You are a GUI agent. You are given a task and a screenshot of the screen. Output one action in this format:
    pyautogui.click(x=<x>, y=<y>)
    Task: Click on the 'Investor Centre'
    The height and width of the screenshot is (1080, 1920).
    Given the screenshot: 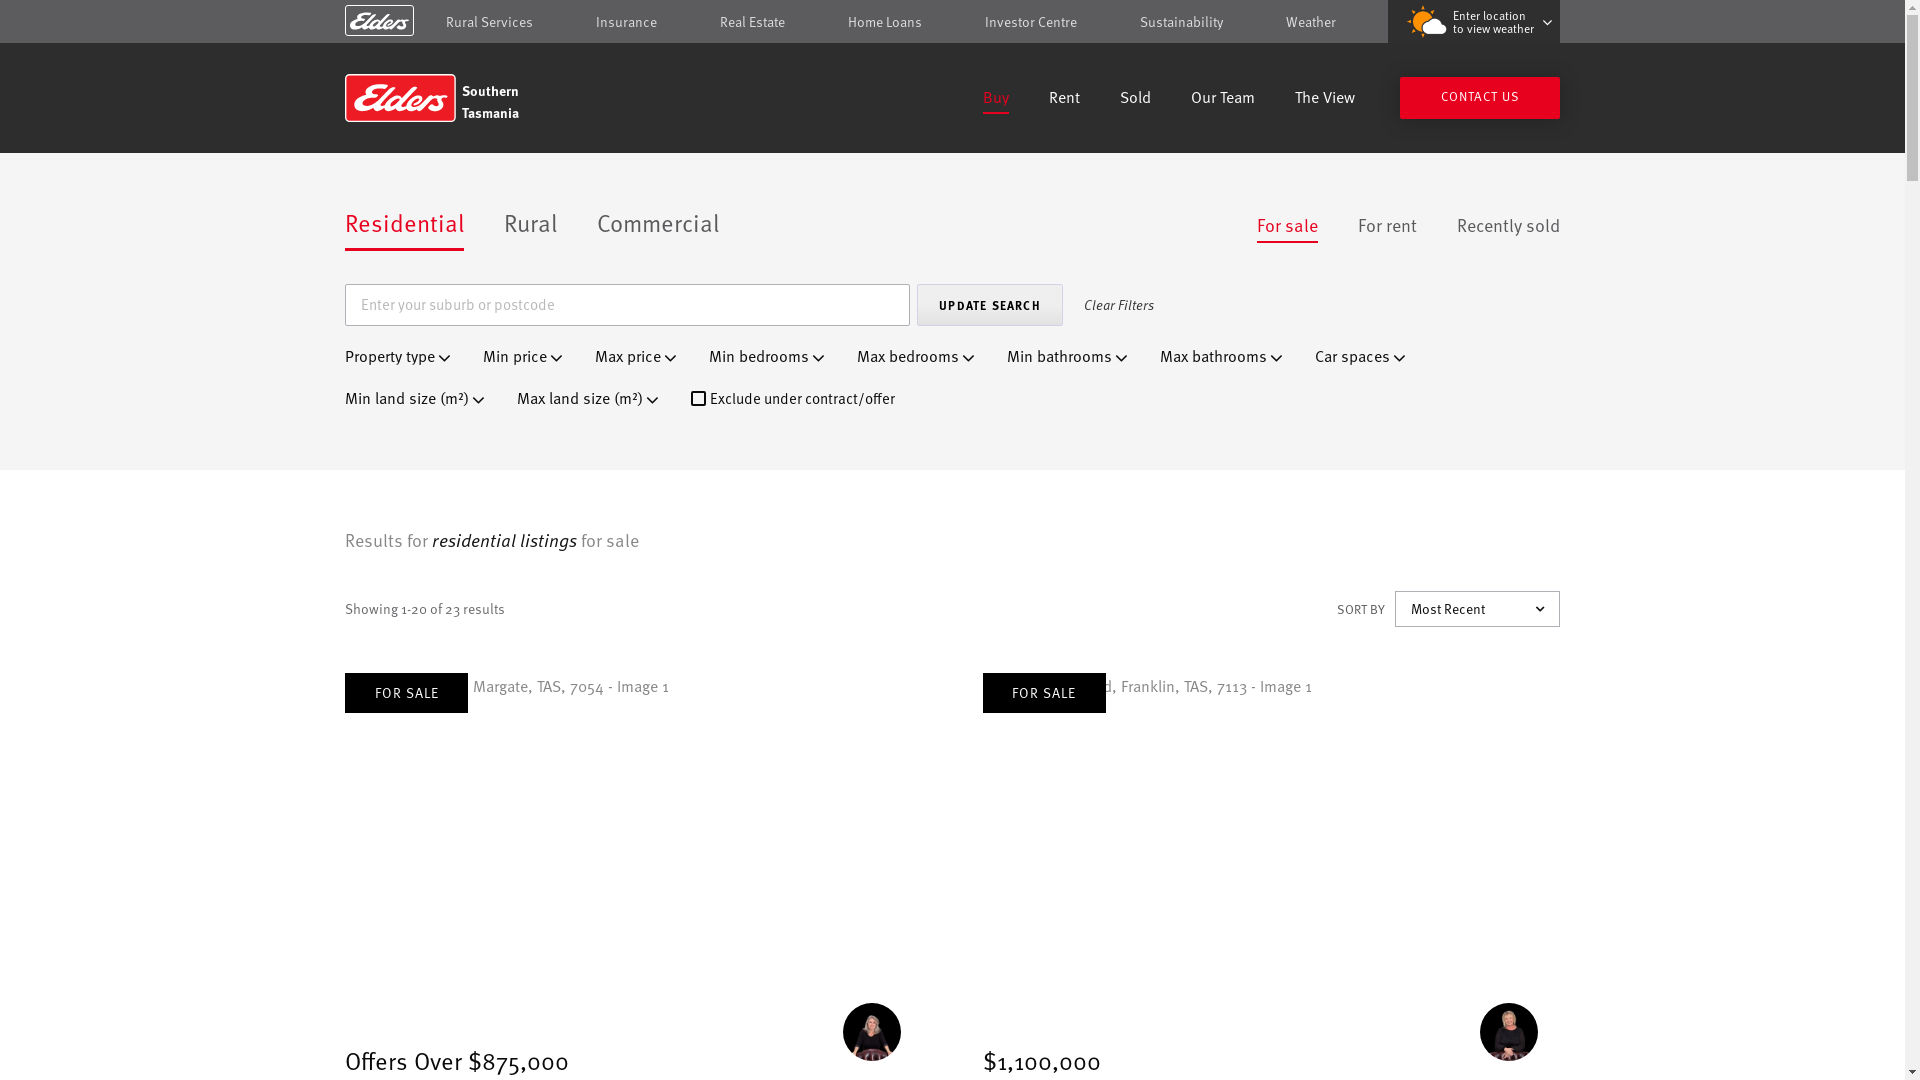 What is the action you would take?
    pyautogui.click(x=1031, y=21)
    